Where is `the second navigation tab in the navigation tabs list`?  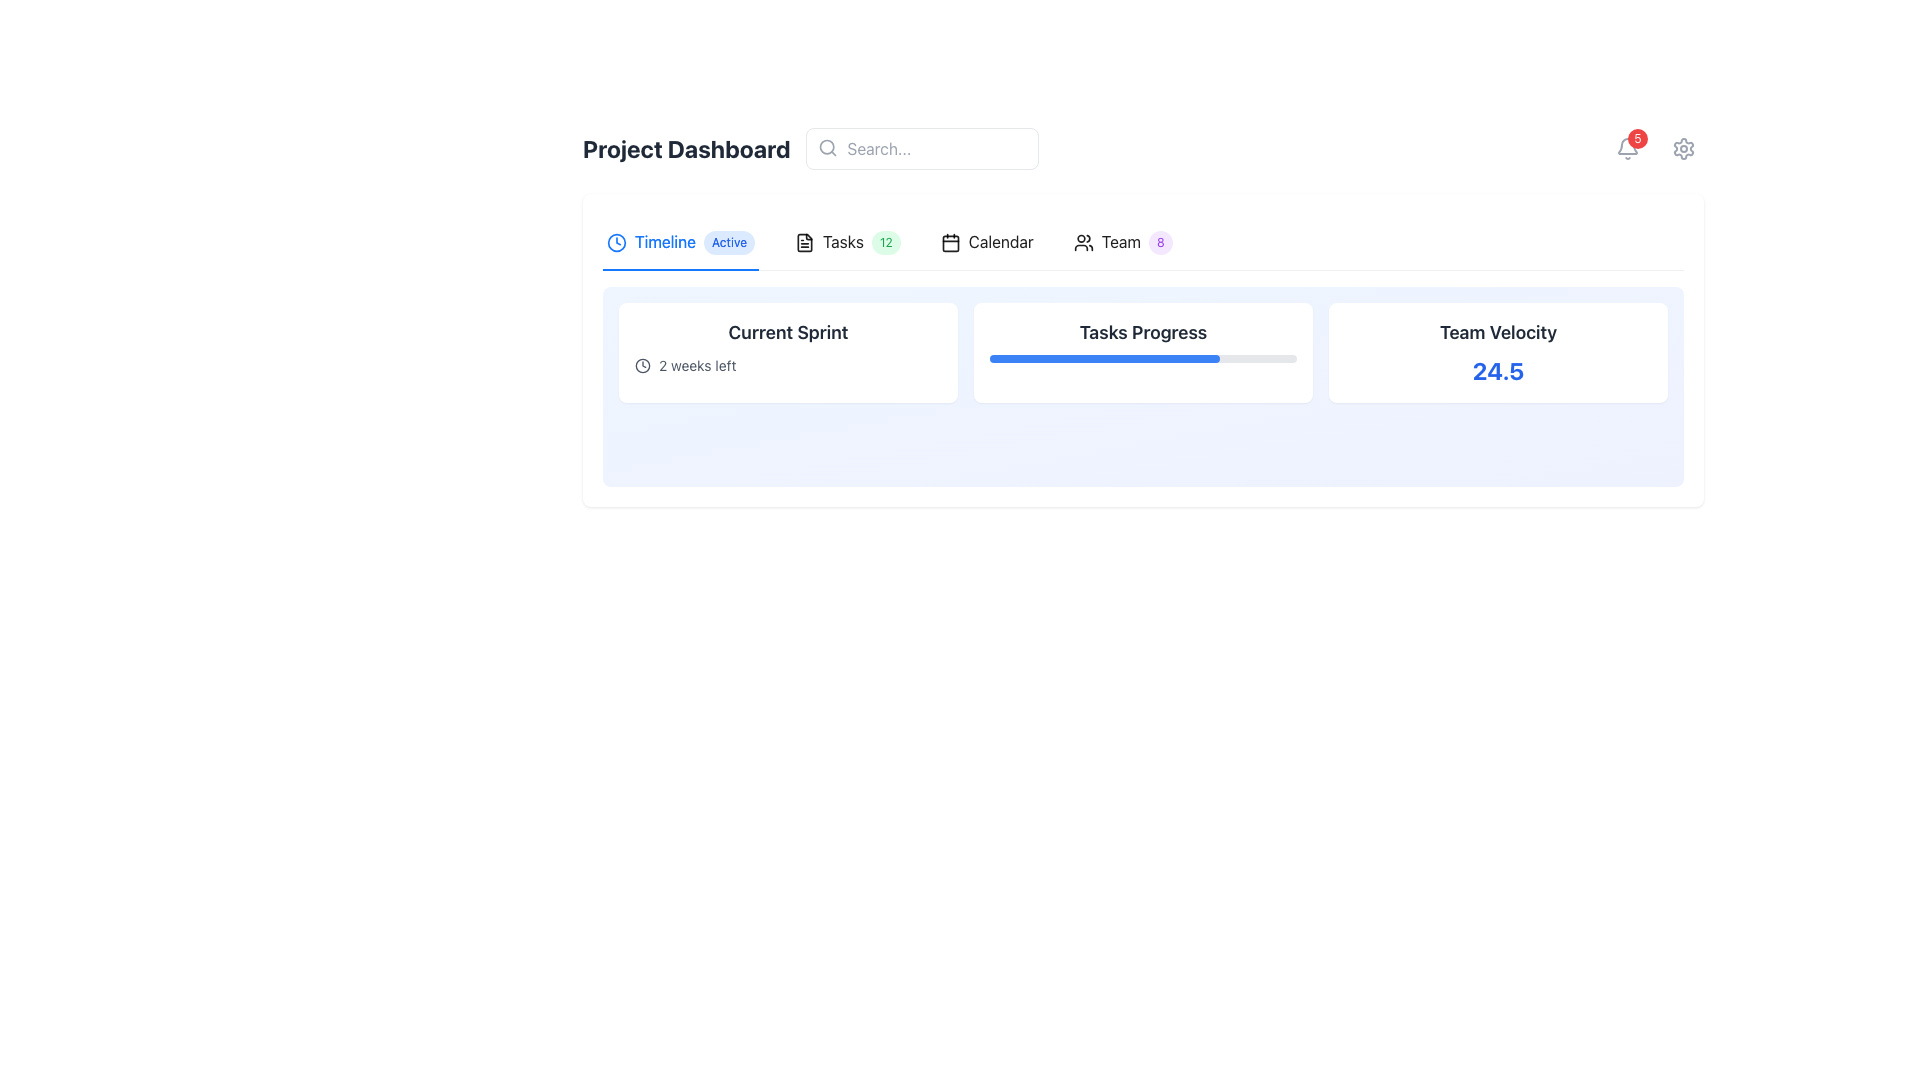 the second navigation tab in the navigation tabs list is located at coordinates (888, 241).